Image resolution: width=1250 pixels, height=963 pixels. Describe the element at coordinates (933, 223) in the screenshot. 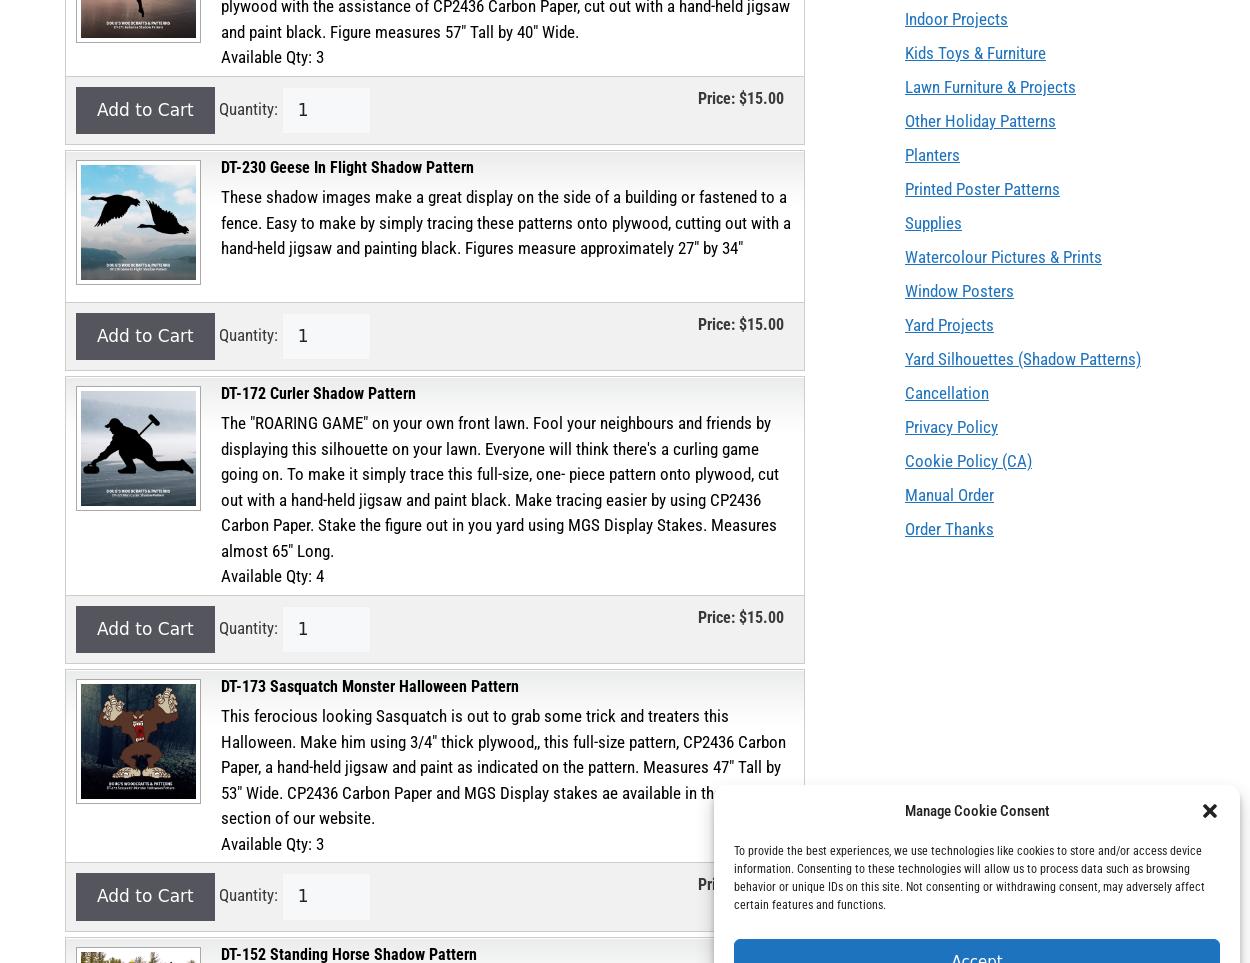

I see `'Supplies'` at that location.